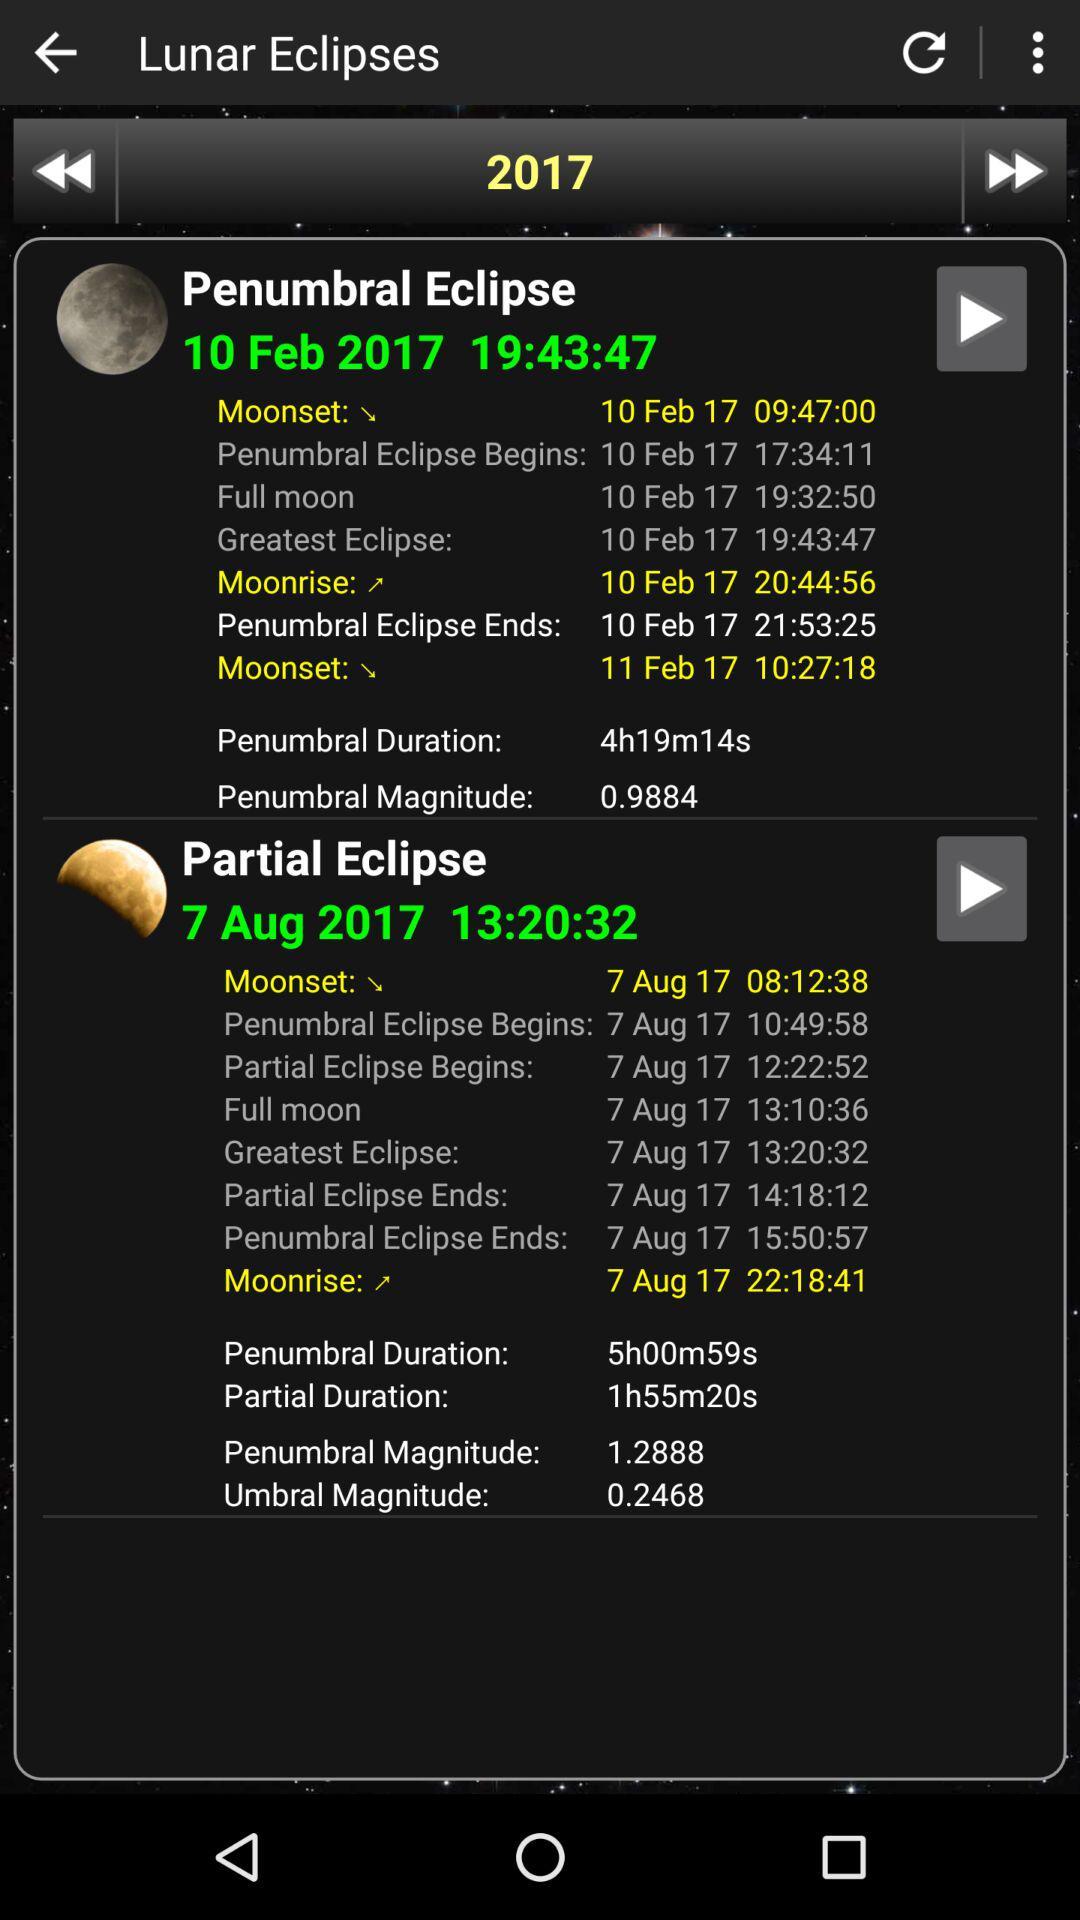  What do you see at coordinates (407, 1493) in the screenshot?
I see `the item below penumbral magnitude: icon` at bounding box center [407, 1493].